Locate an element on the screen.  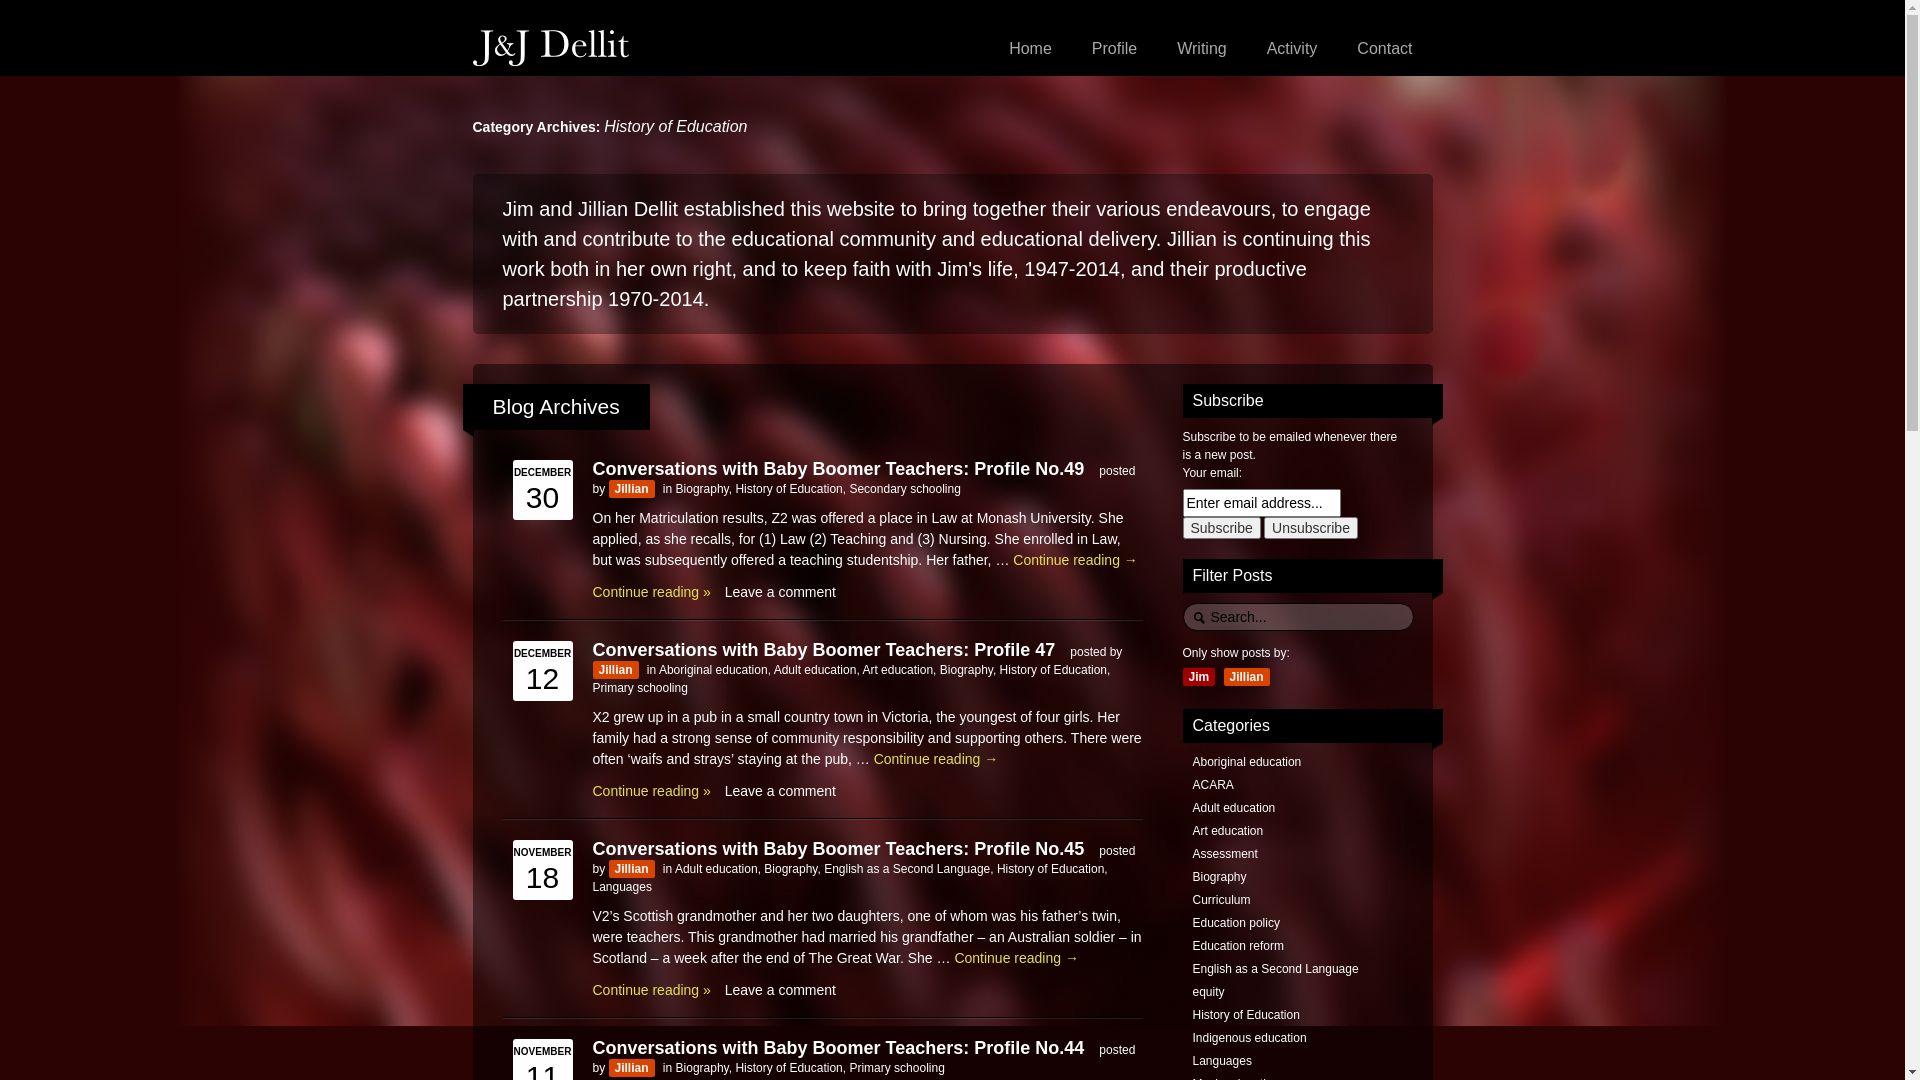
'Writing' is located at coordinates (1200, 48).